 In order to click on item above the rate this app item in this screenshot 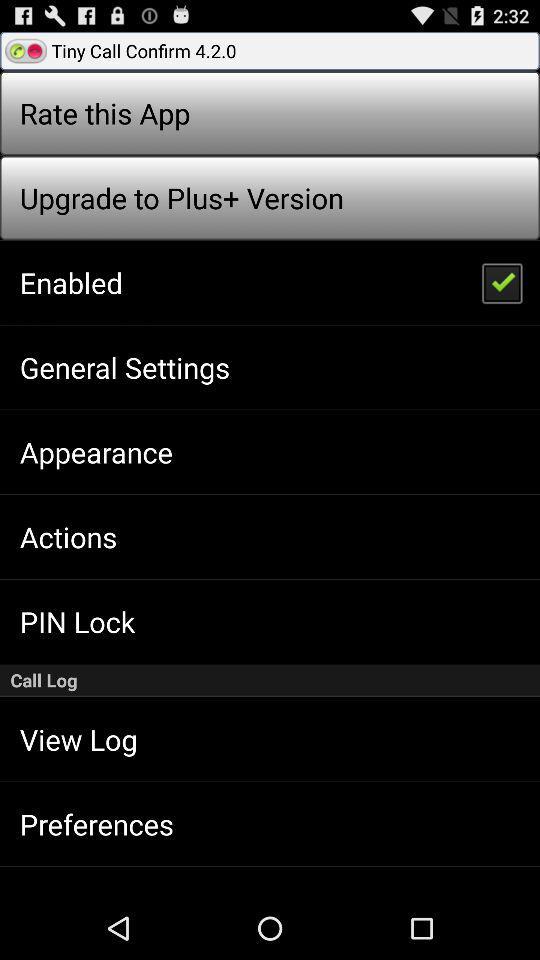, I will do `click(270, 49)`.